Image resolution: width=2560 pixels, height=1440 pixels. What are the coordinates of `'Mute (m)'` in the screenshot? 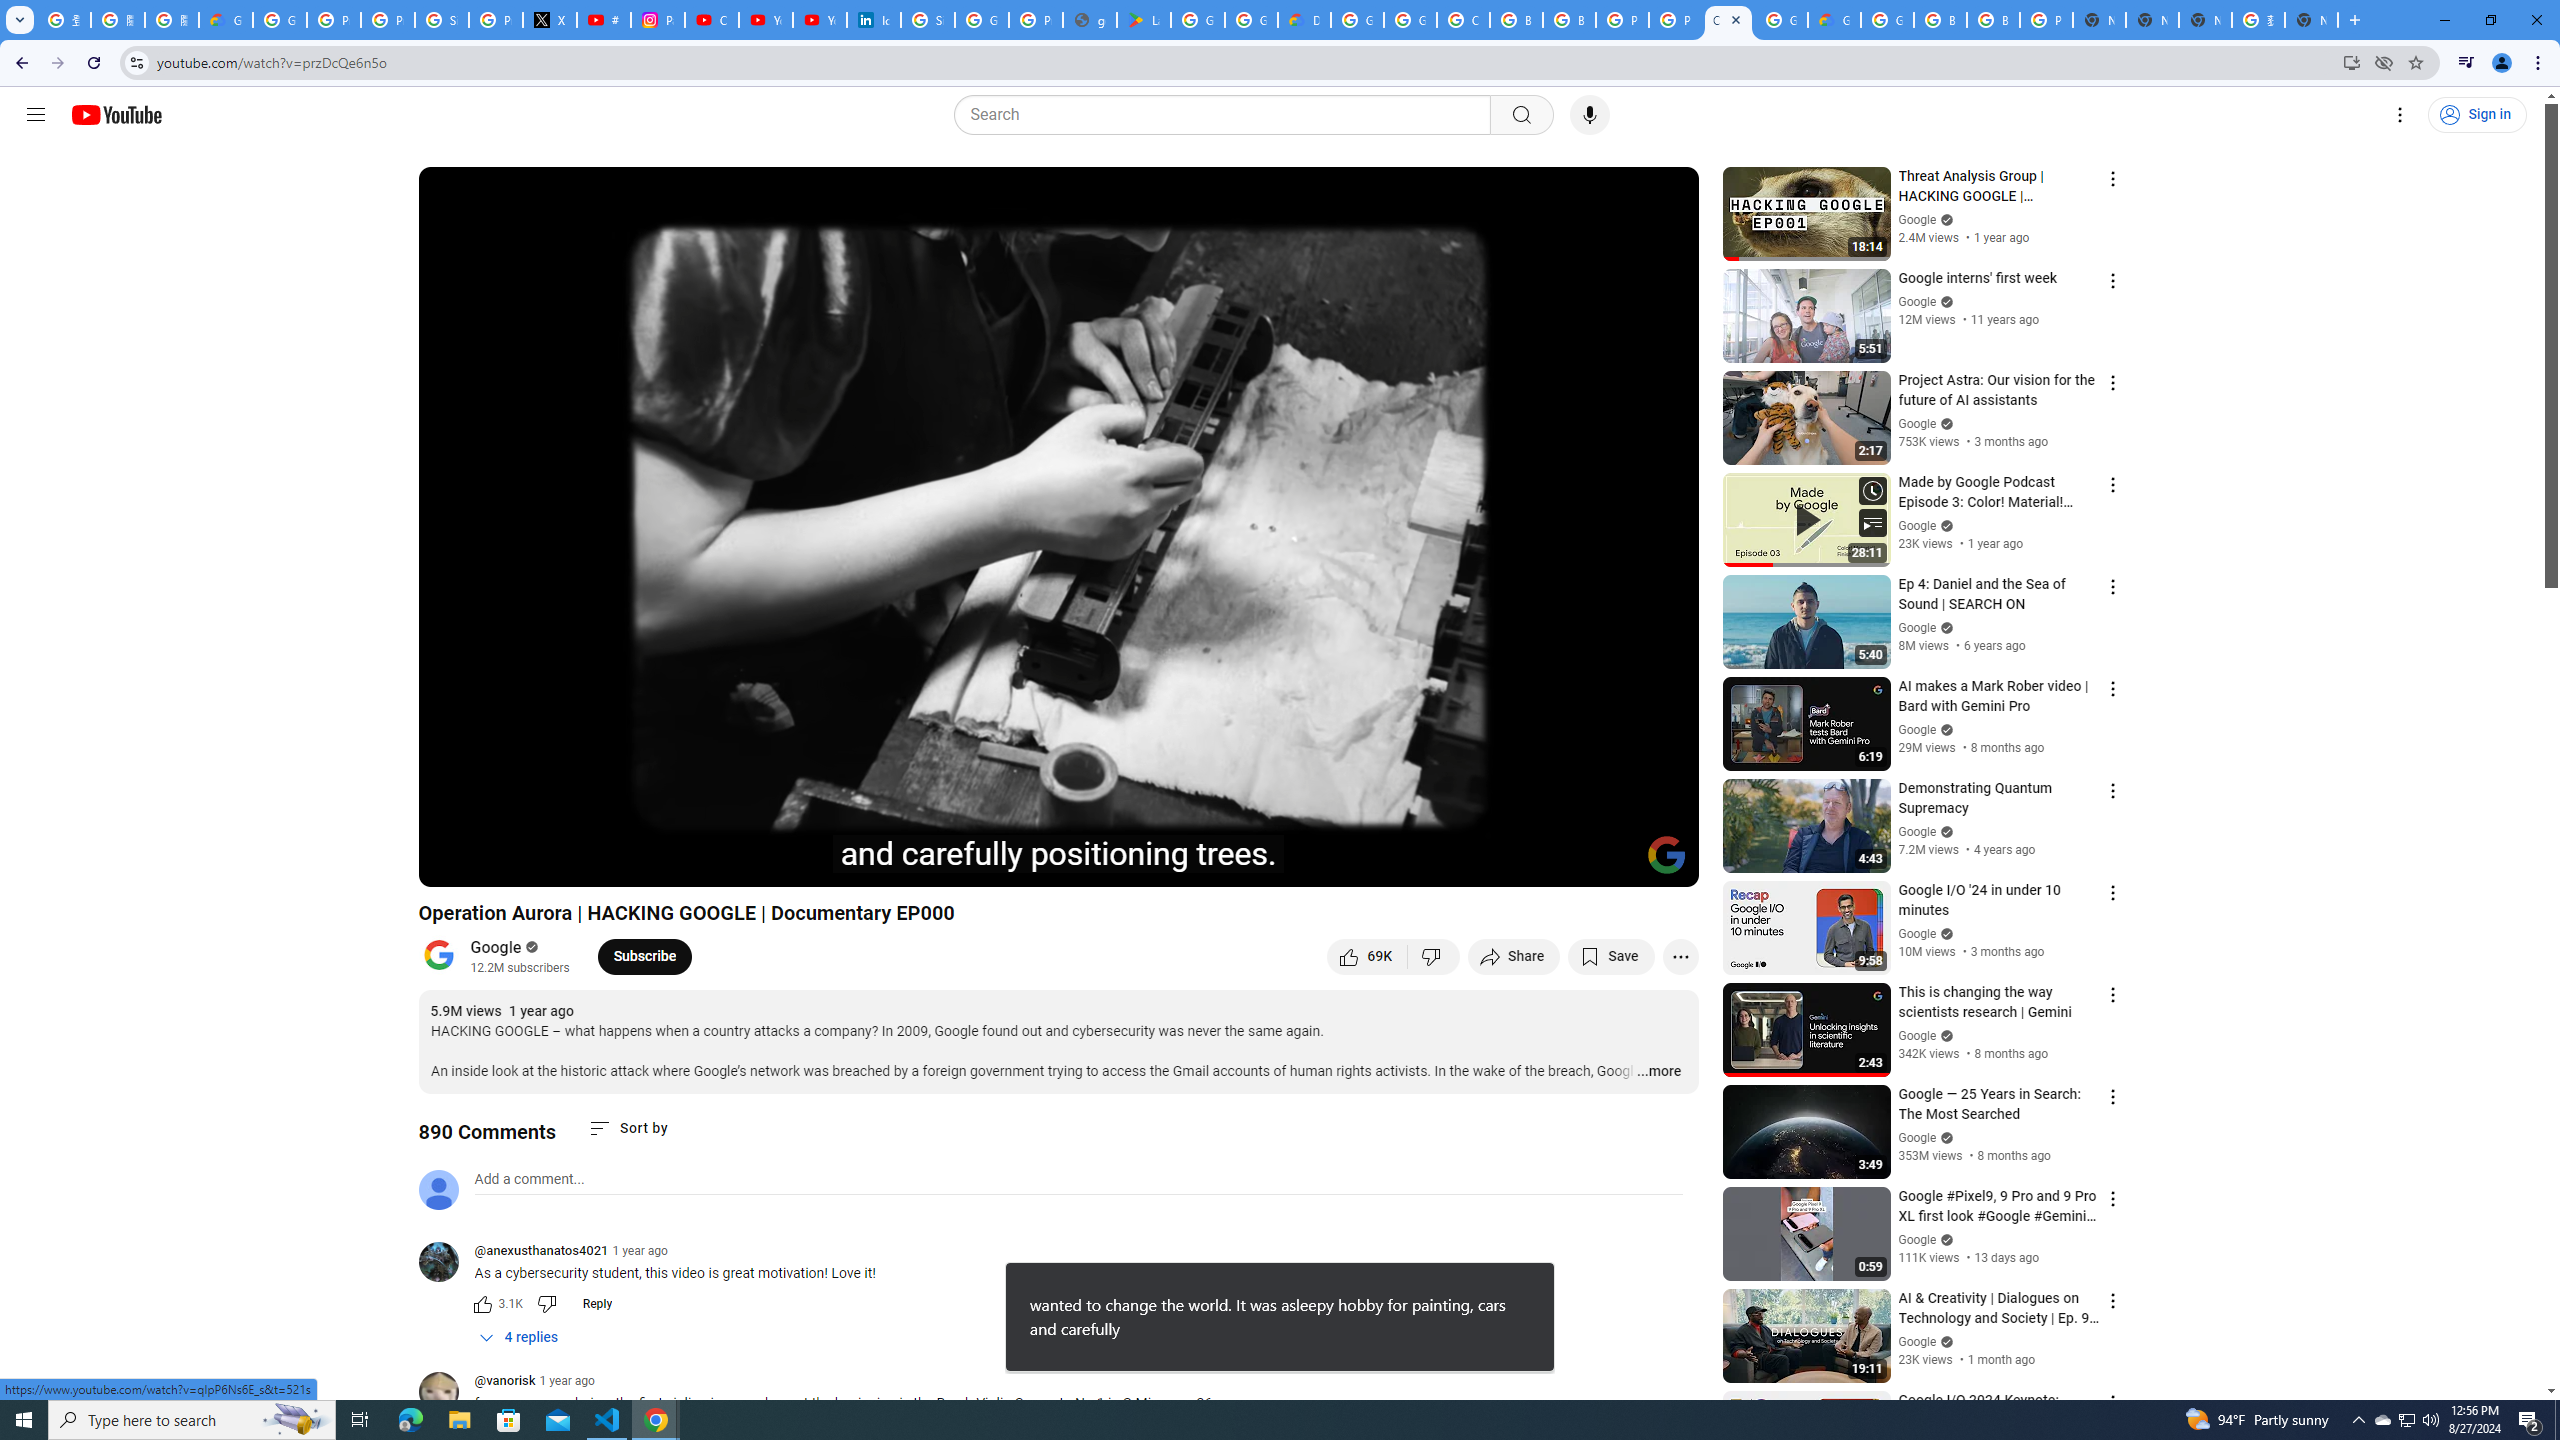 It's located at (549, 862).